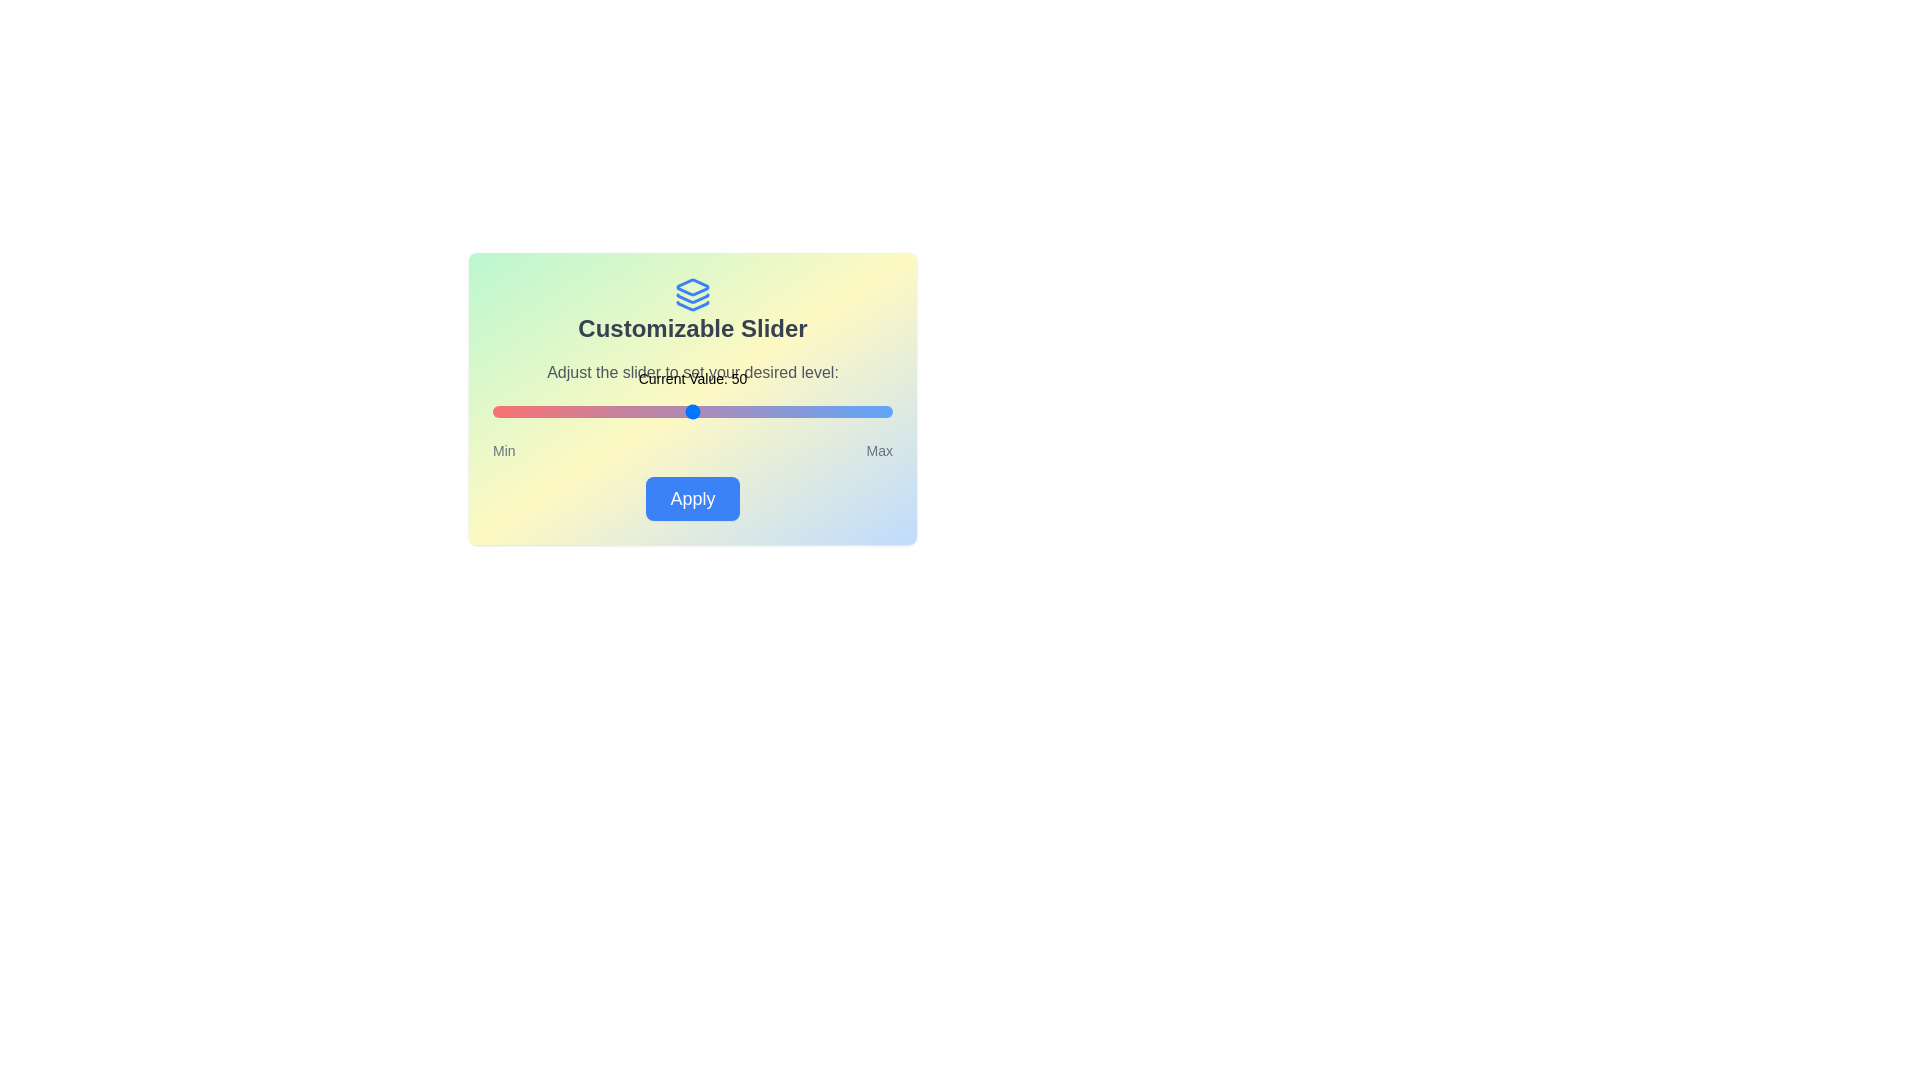 The width and height of the screenshot is (1920, 1080). What do you see at coordinates (883, 411) in the screenshot?
I see `the slider to set its value to 98` at bounding box center [883, 411].